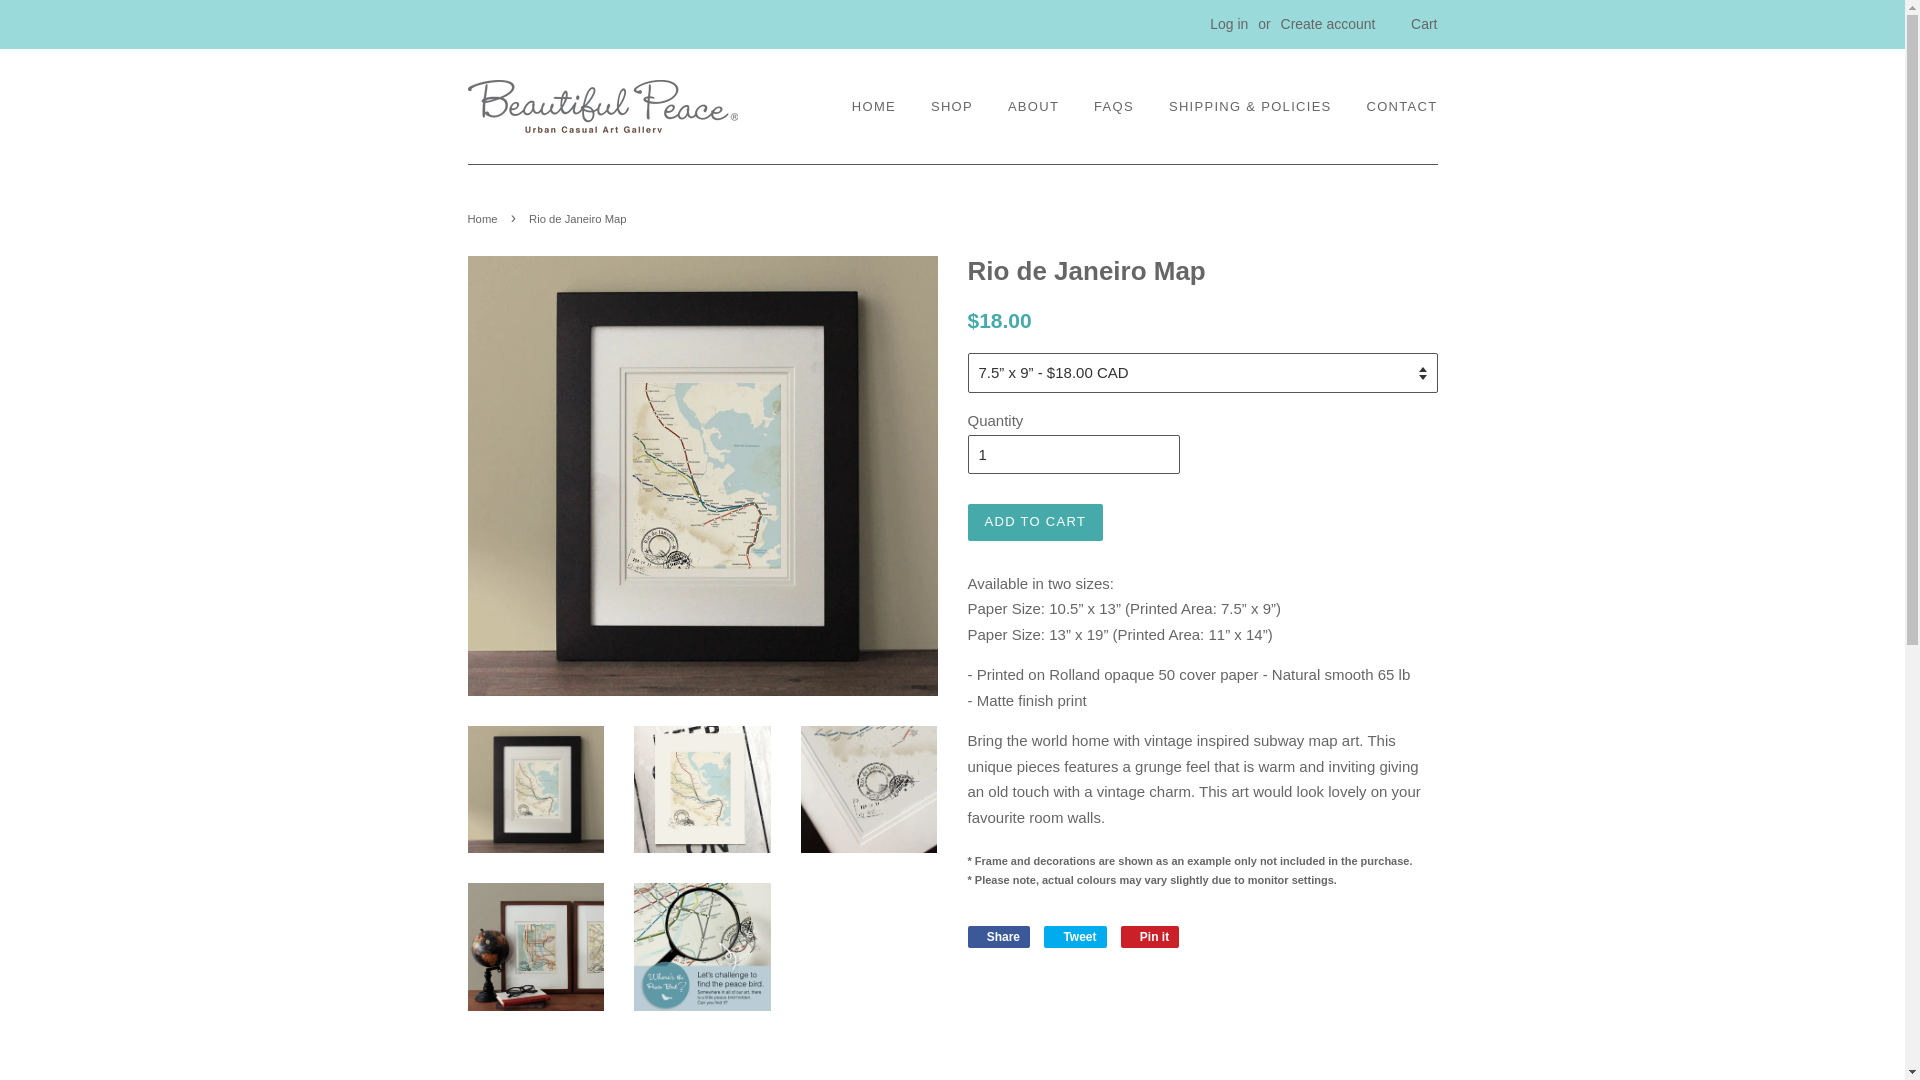  I want to click on 'Home', so click(485, 219).